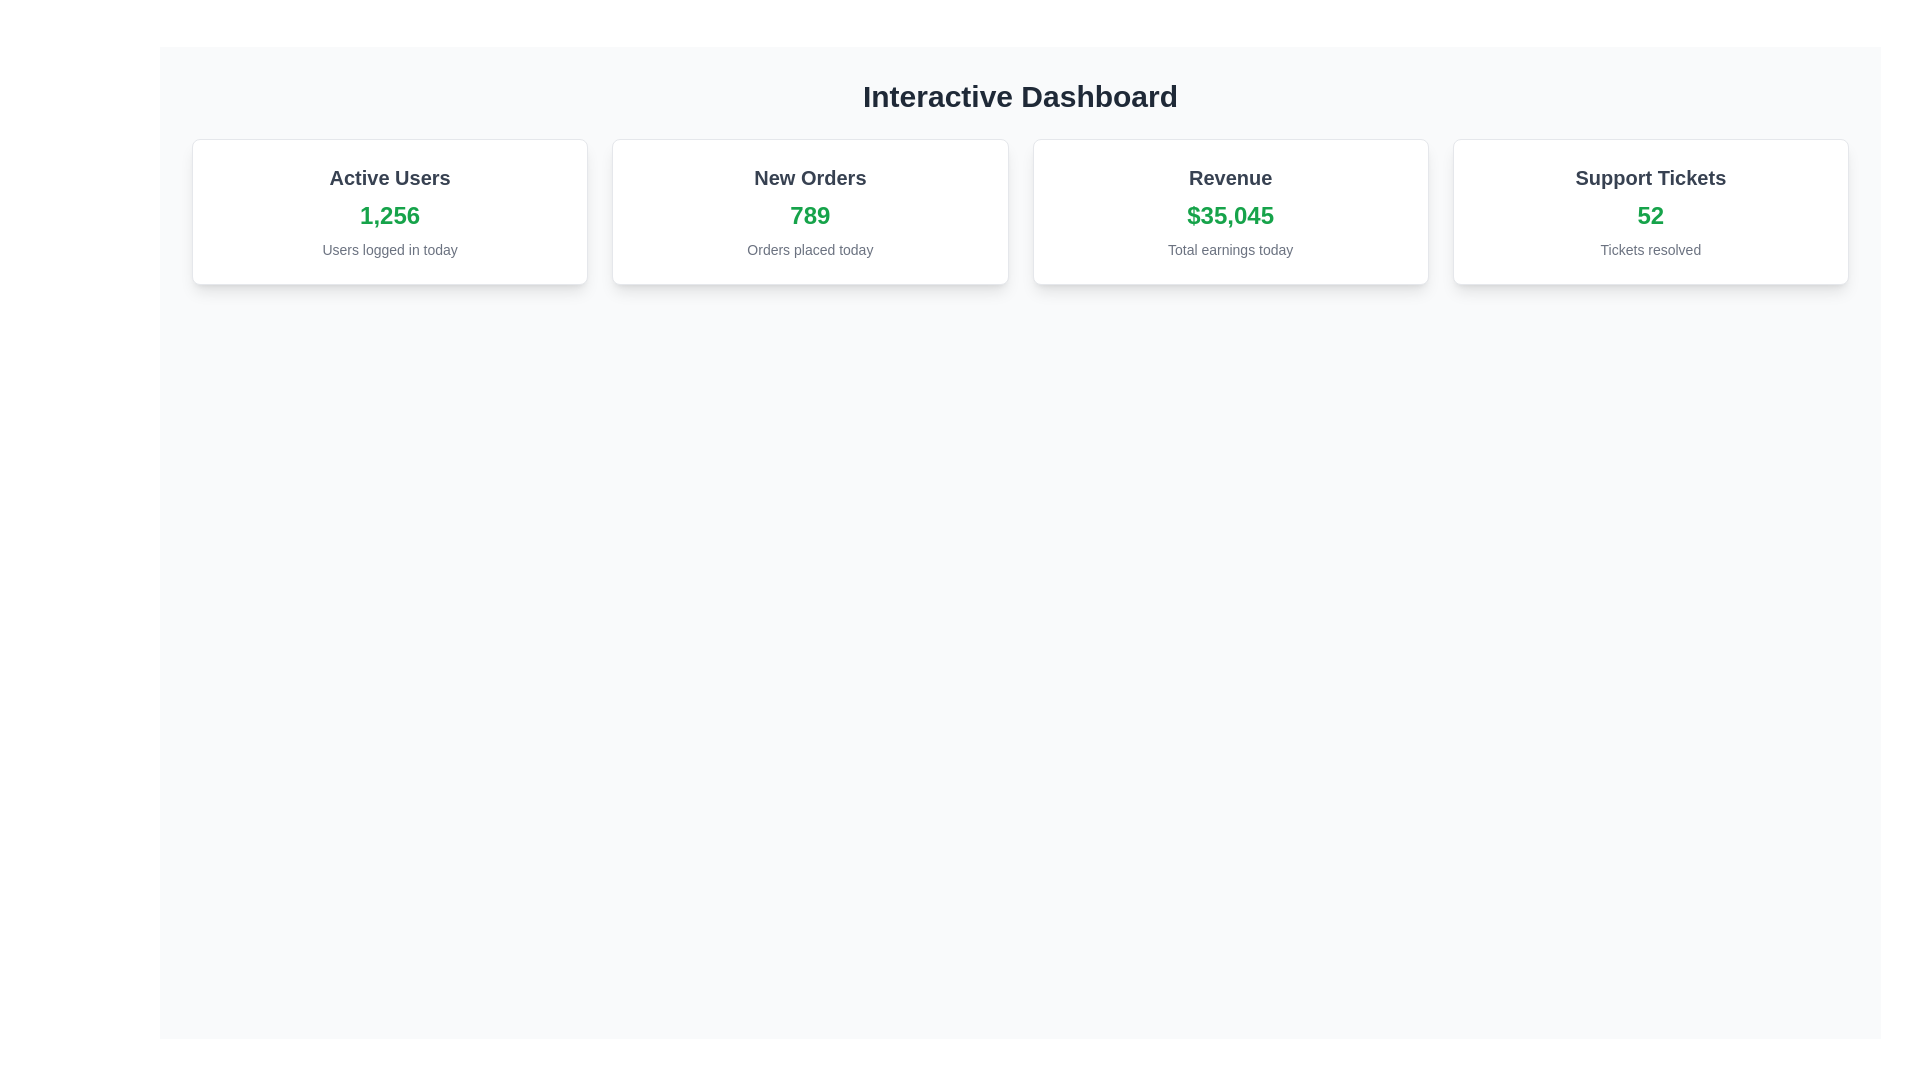 The width and height of the screenshot is (1920, 1080). I want to click on the third Informational tile displaying the key financial information about 'Revenue' with the bold green number '$35,045', so click(1229, 212).